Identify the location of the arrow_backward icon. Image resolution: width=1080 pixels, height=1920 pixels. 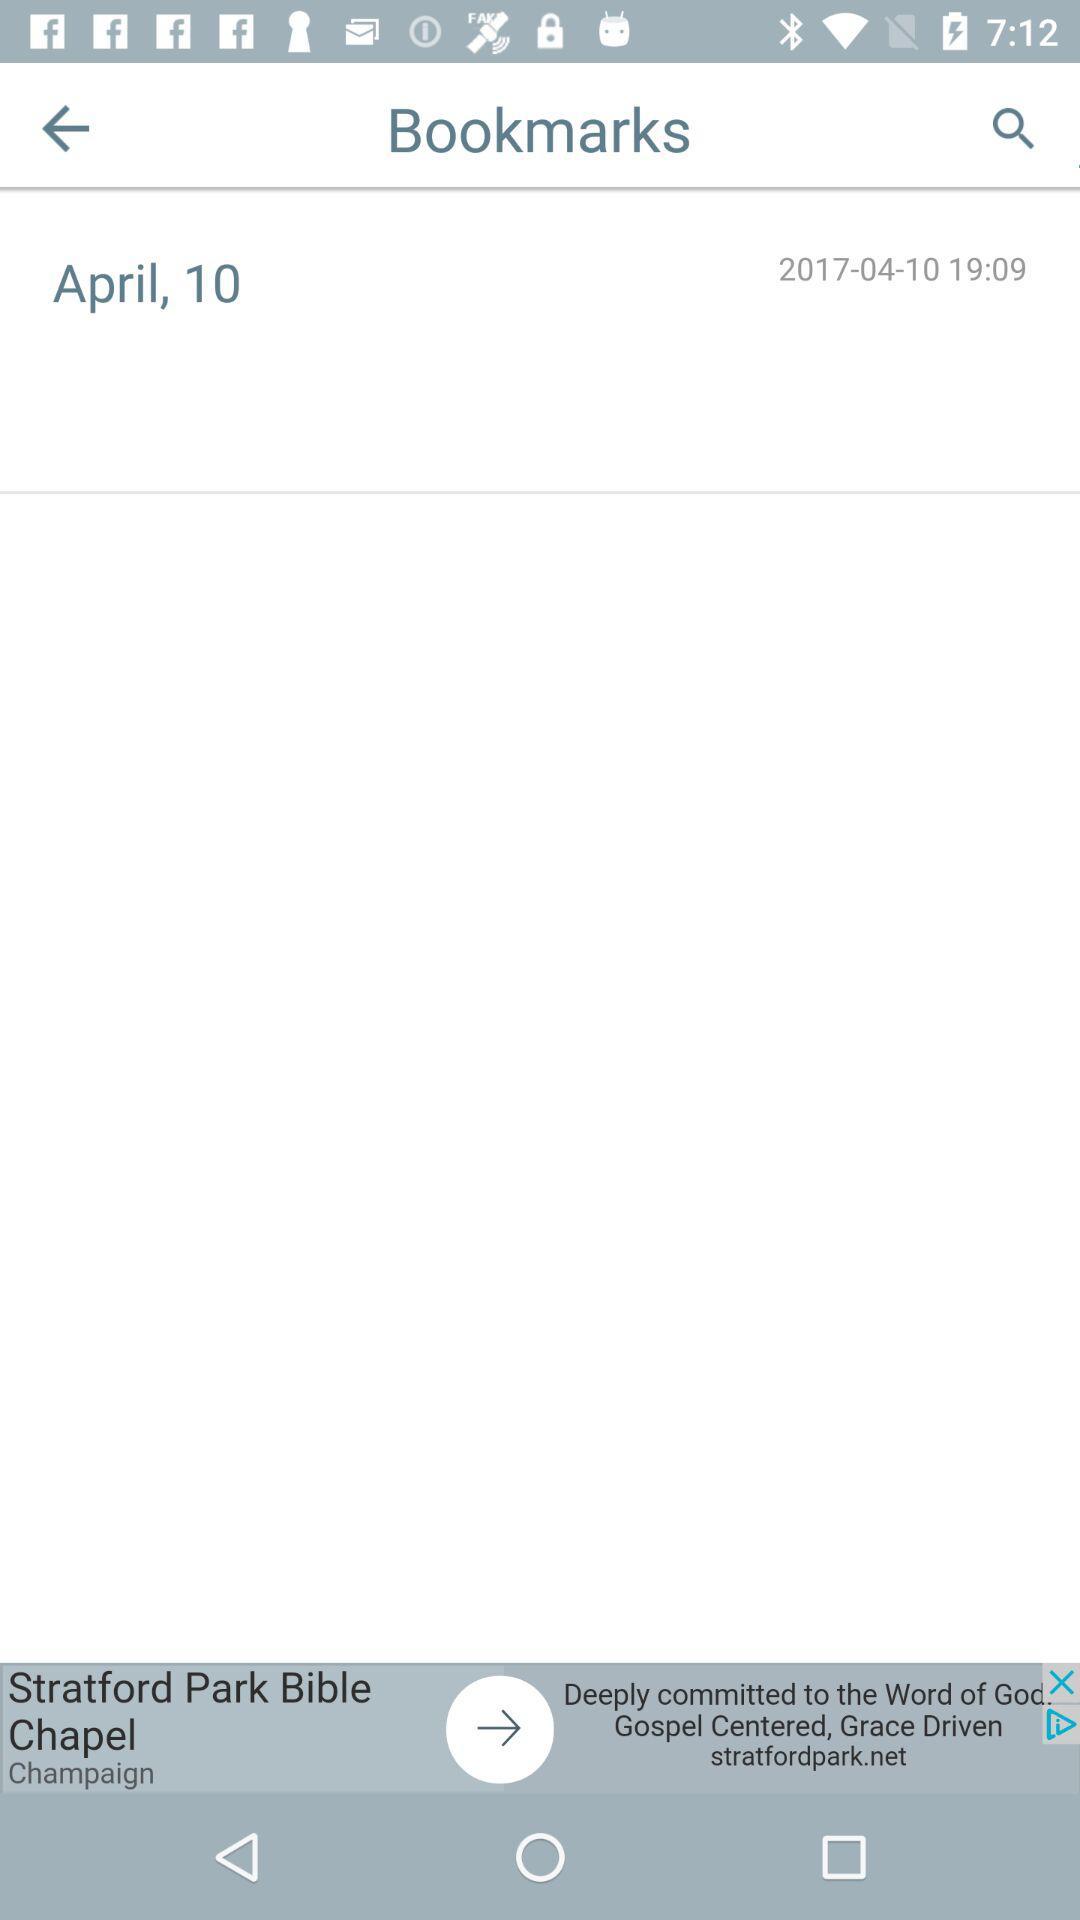
(64, 127).